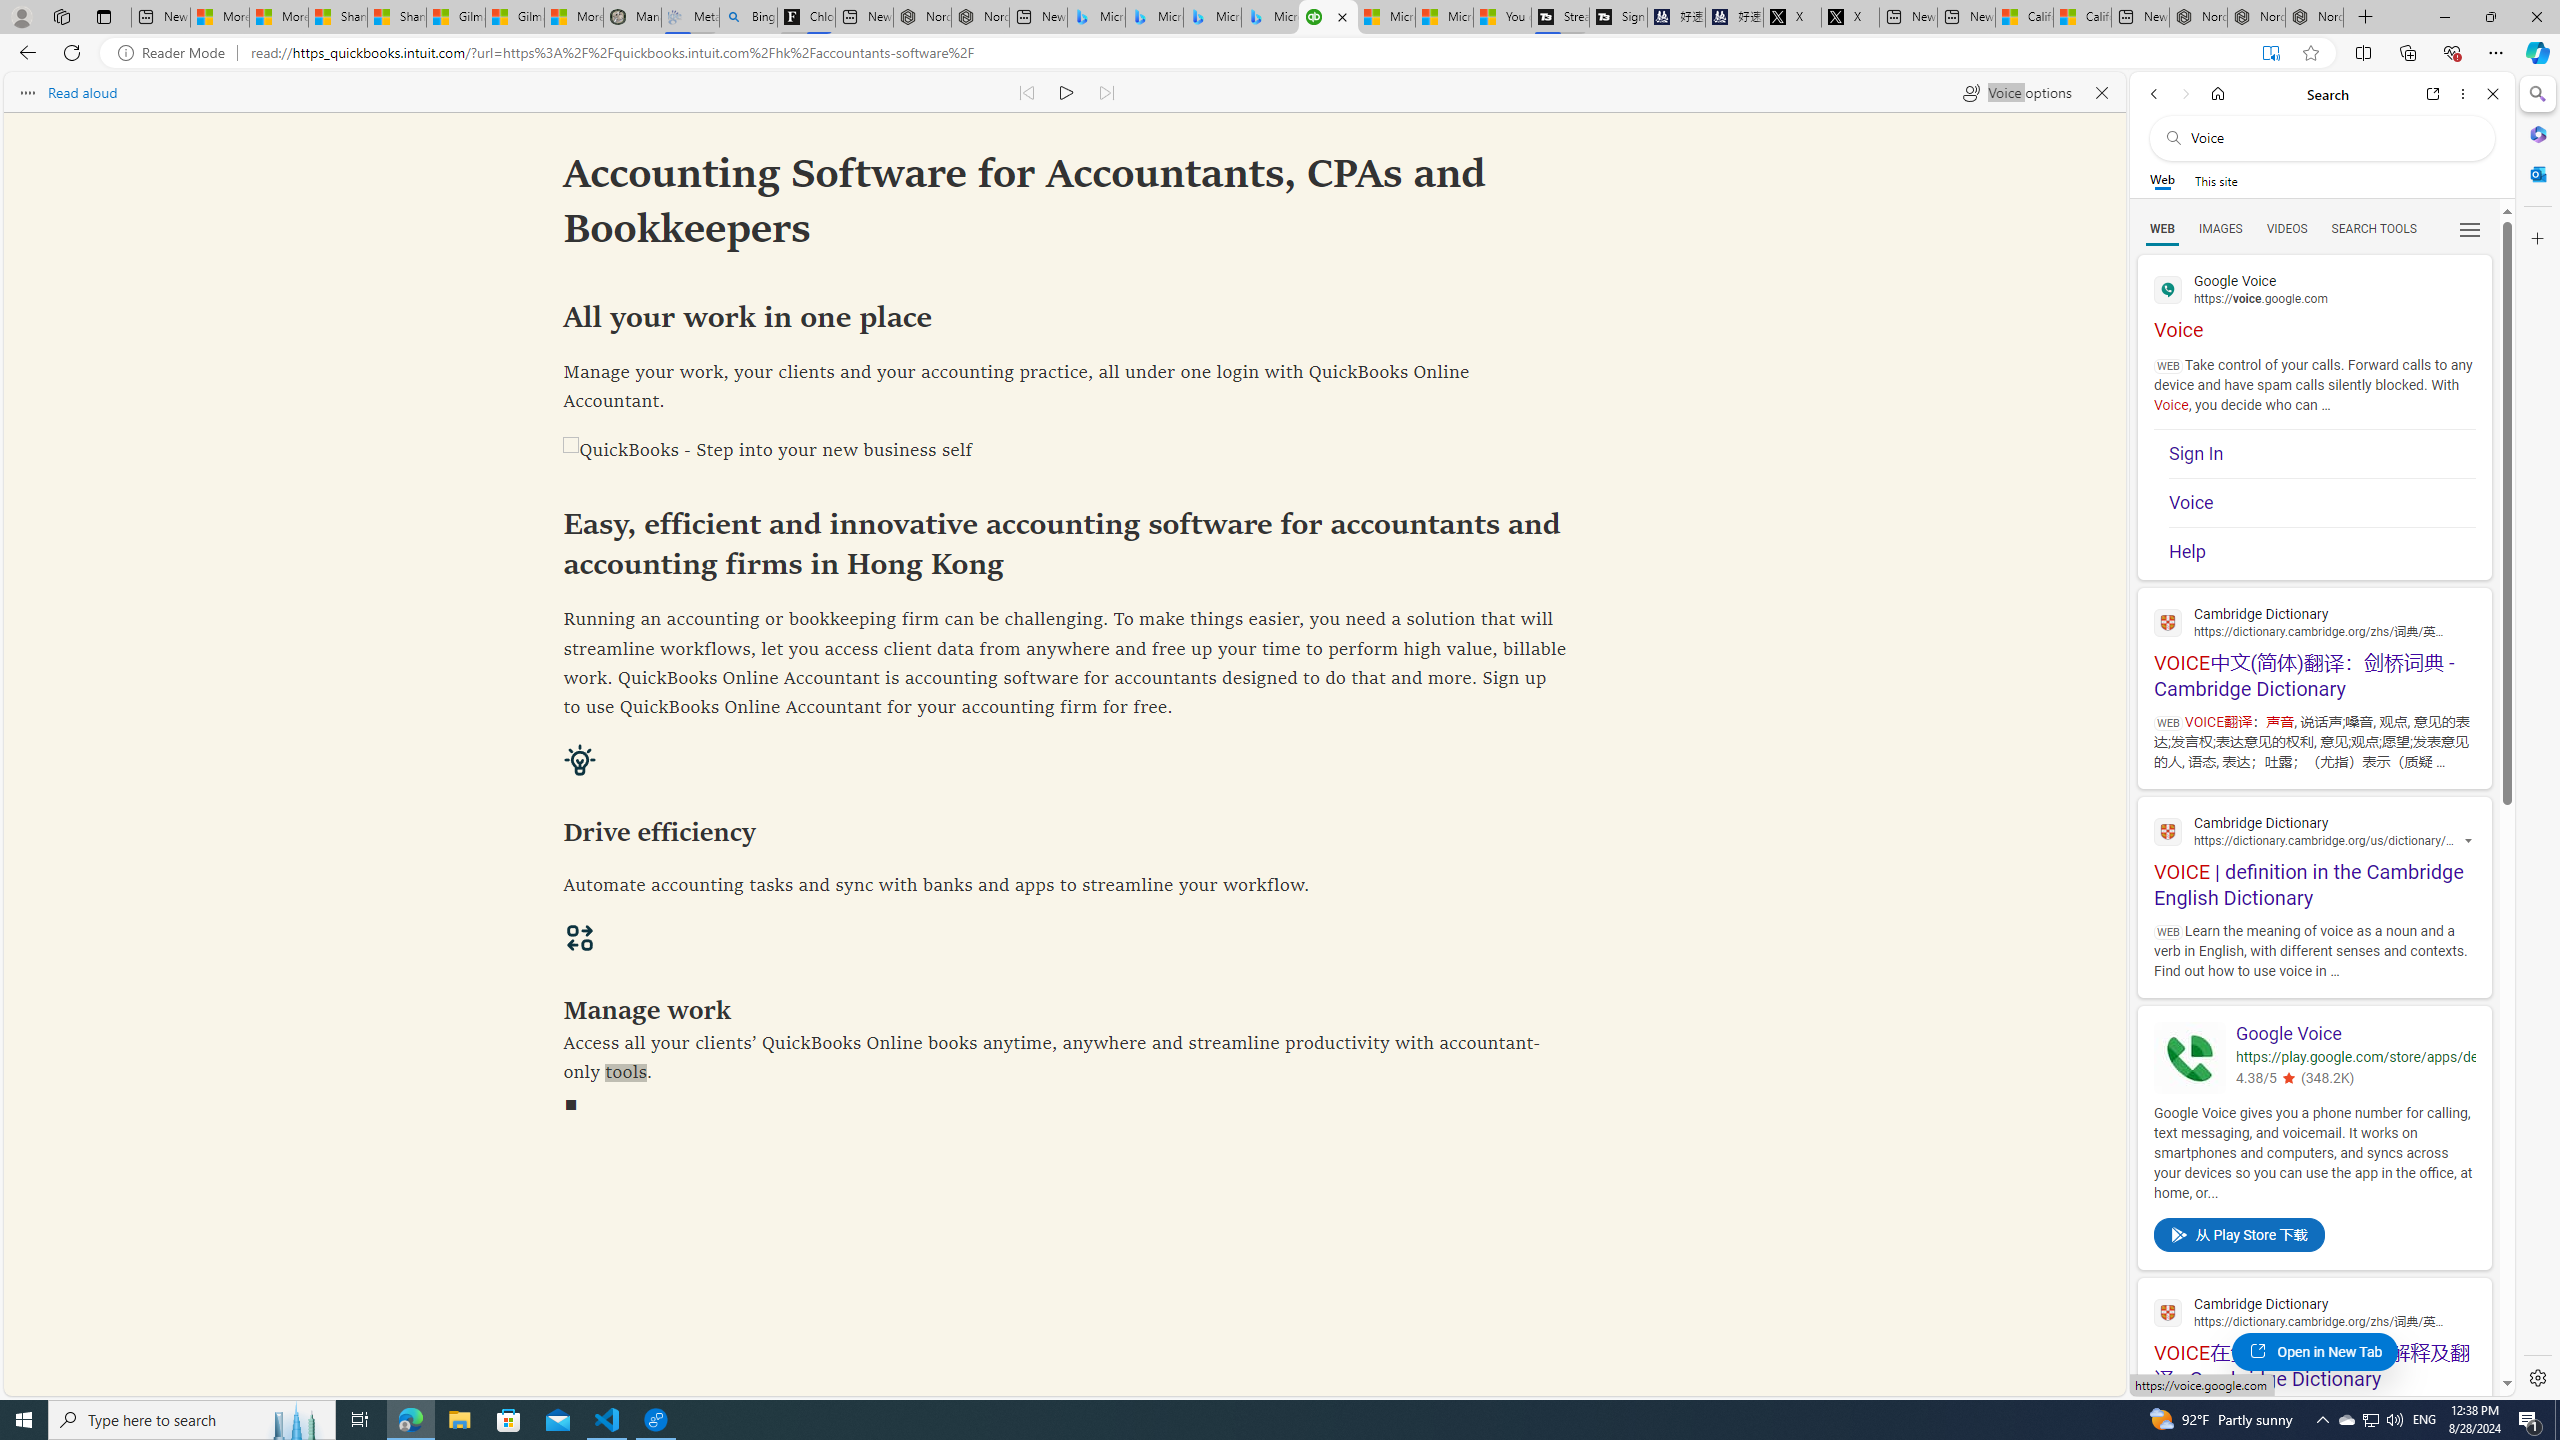 The image size is (2560, 1440). What do you see at coordinates (2197, 16) in the screenshot?
I see `'Nordace - Best Sellers'` at bounding box center [2197, 16].